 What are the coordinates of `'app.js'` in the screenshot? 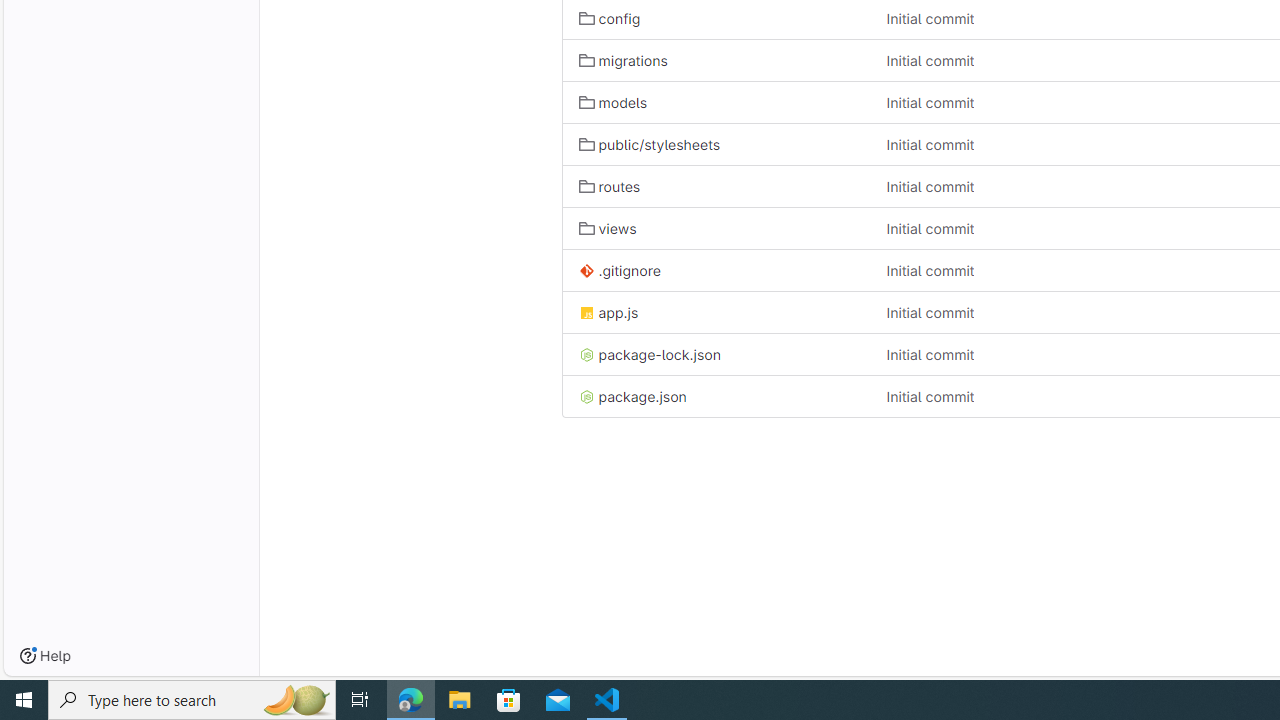 It's located at (716, 312).